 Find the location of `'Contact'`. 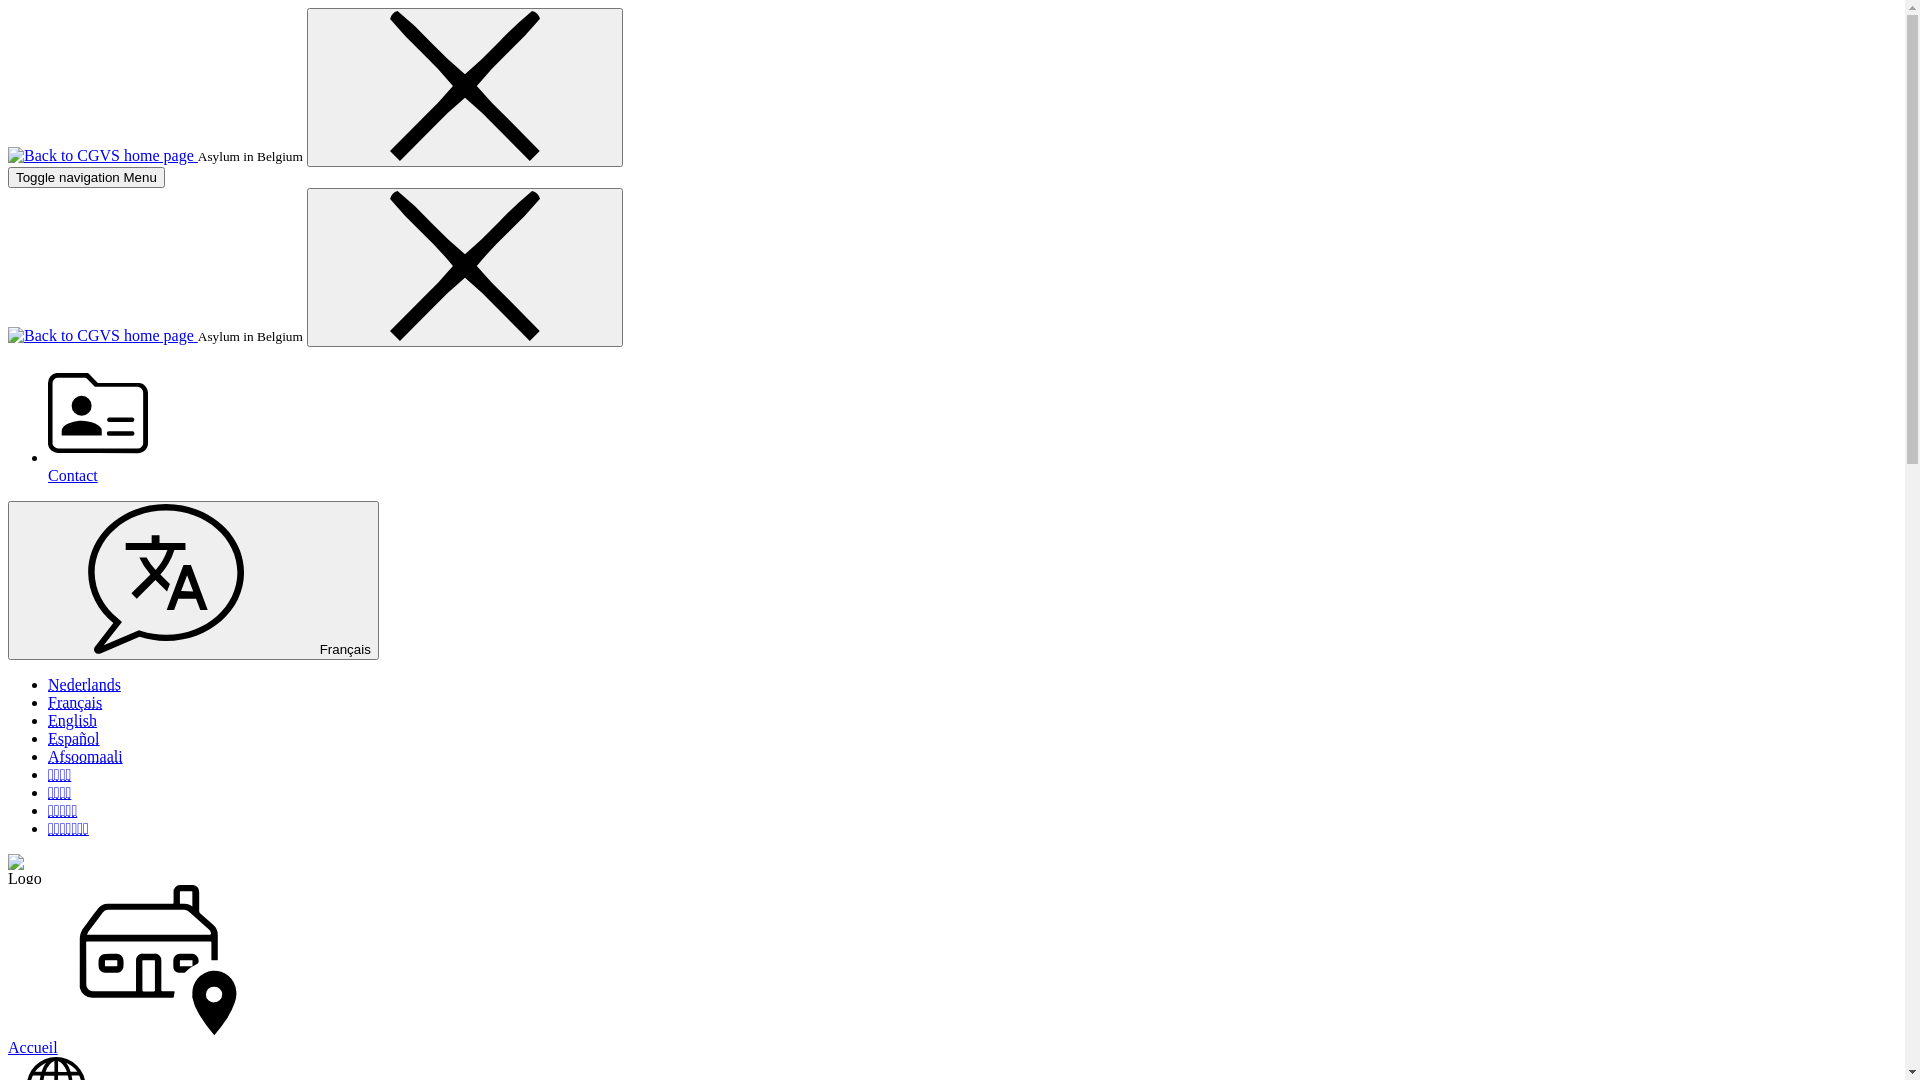

'Contact' is located at coordinates (972, 423).